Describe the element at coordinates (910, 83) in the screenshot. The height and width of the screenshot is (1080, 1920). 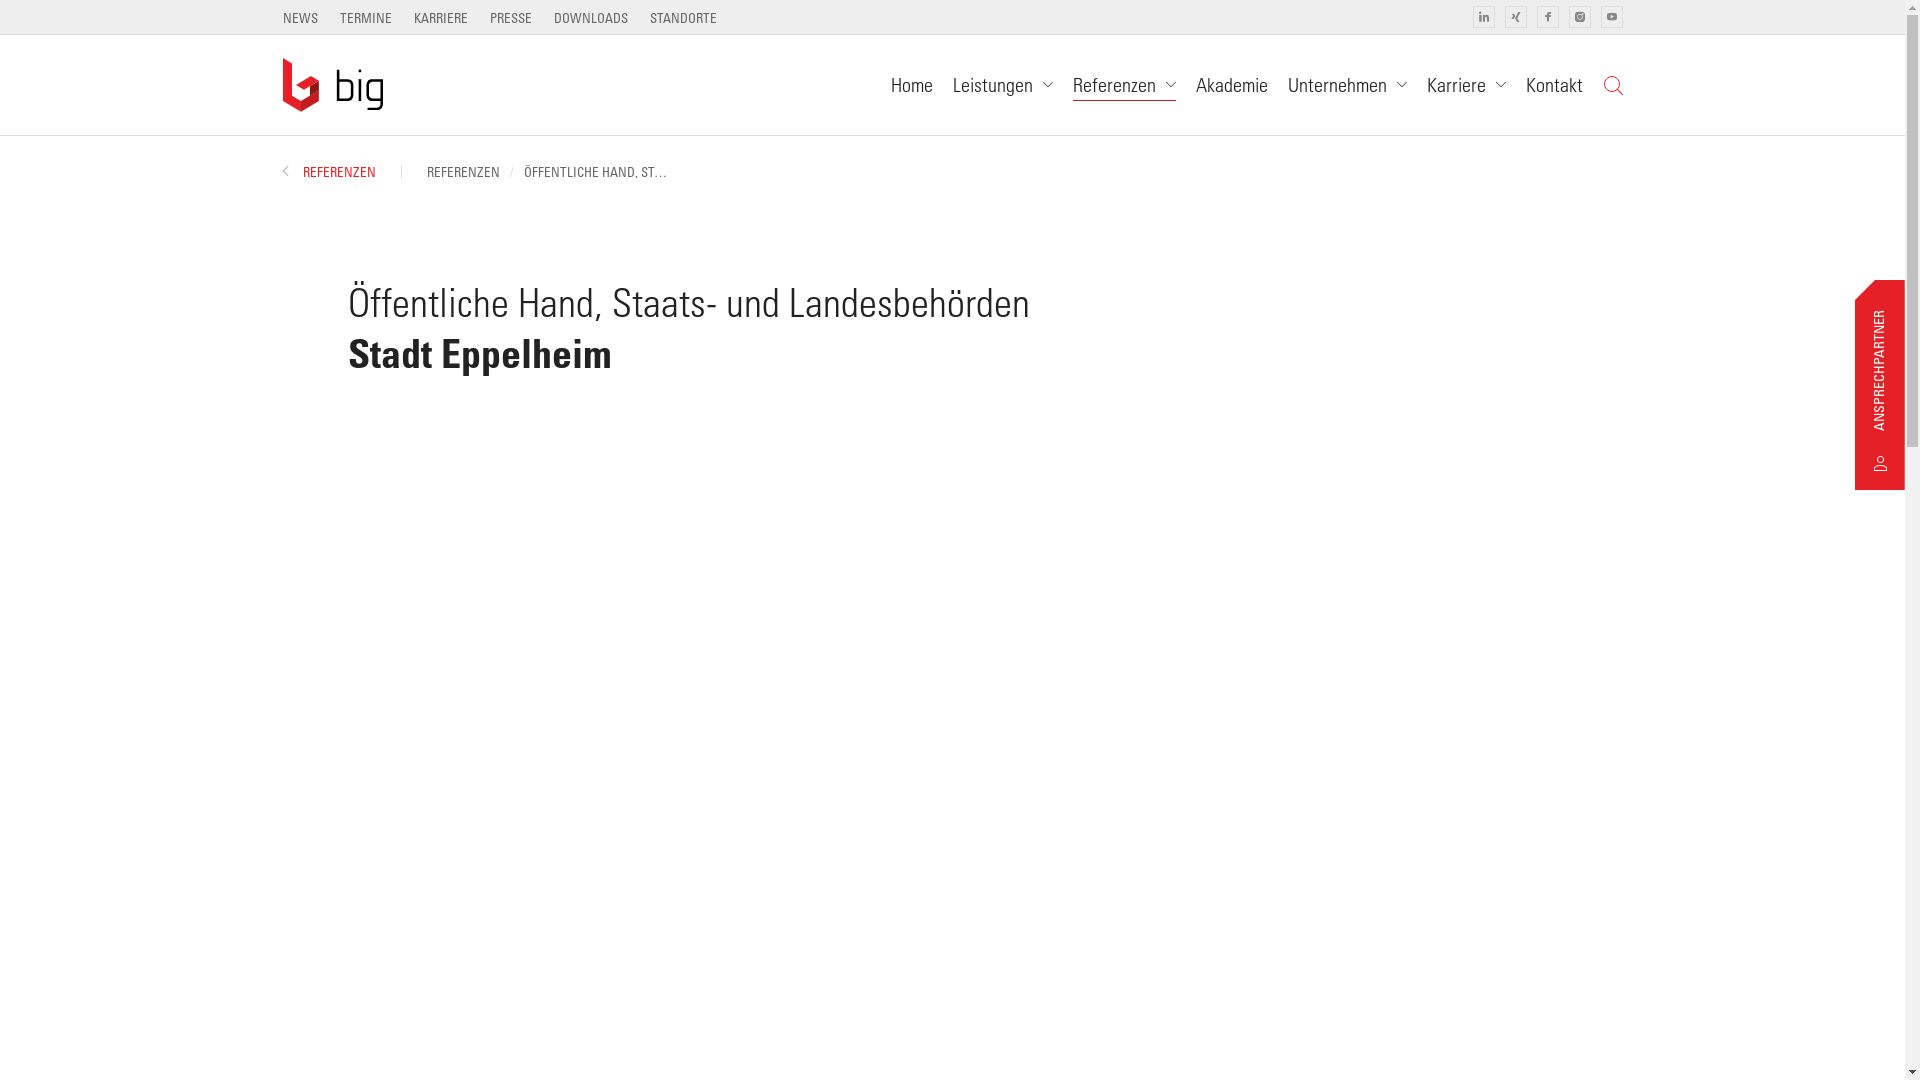
I see `'Home'` at that location.